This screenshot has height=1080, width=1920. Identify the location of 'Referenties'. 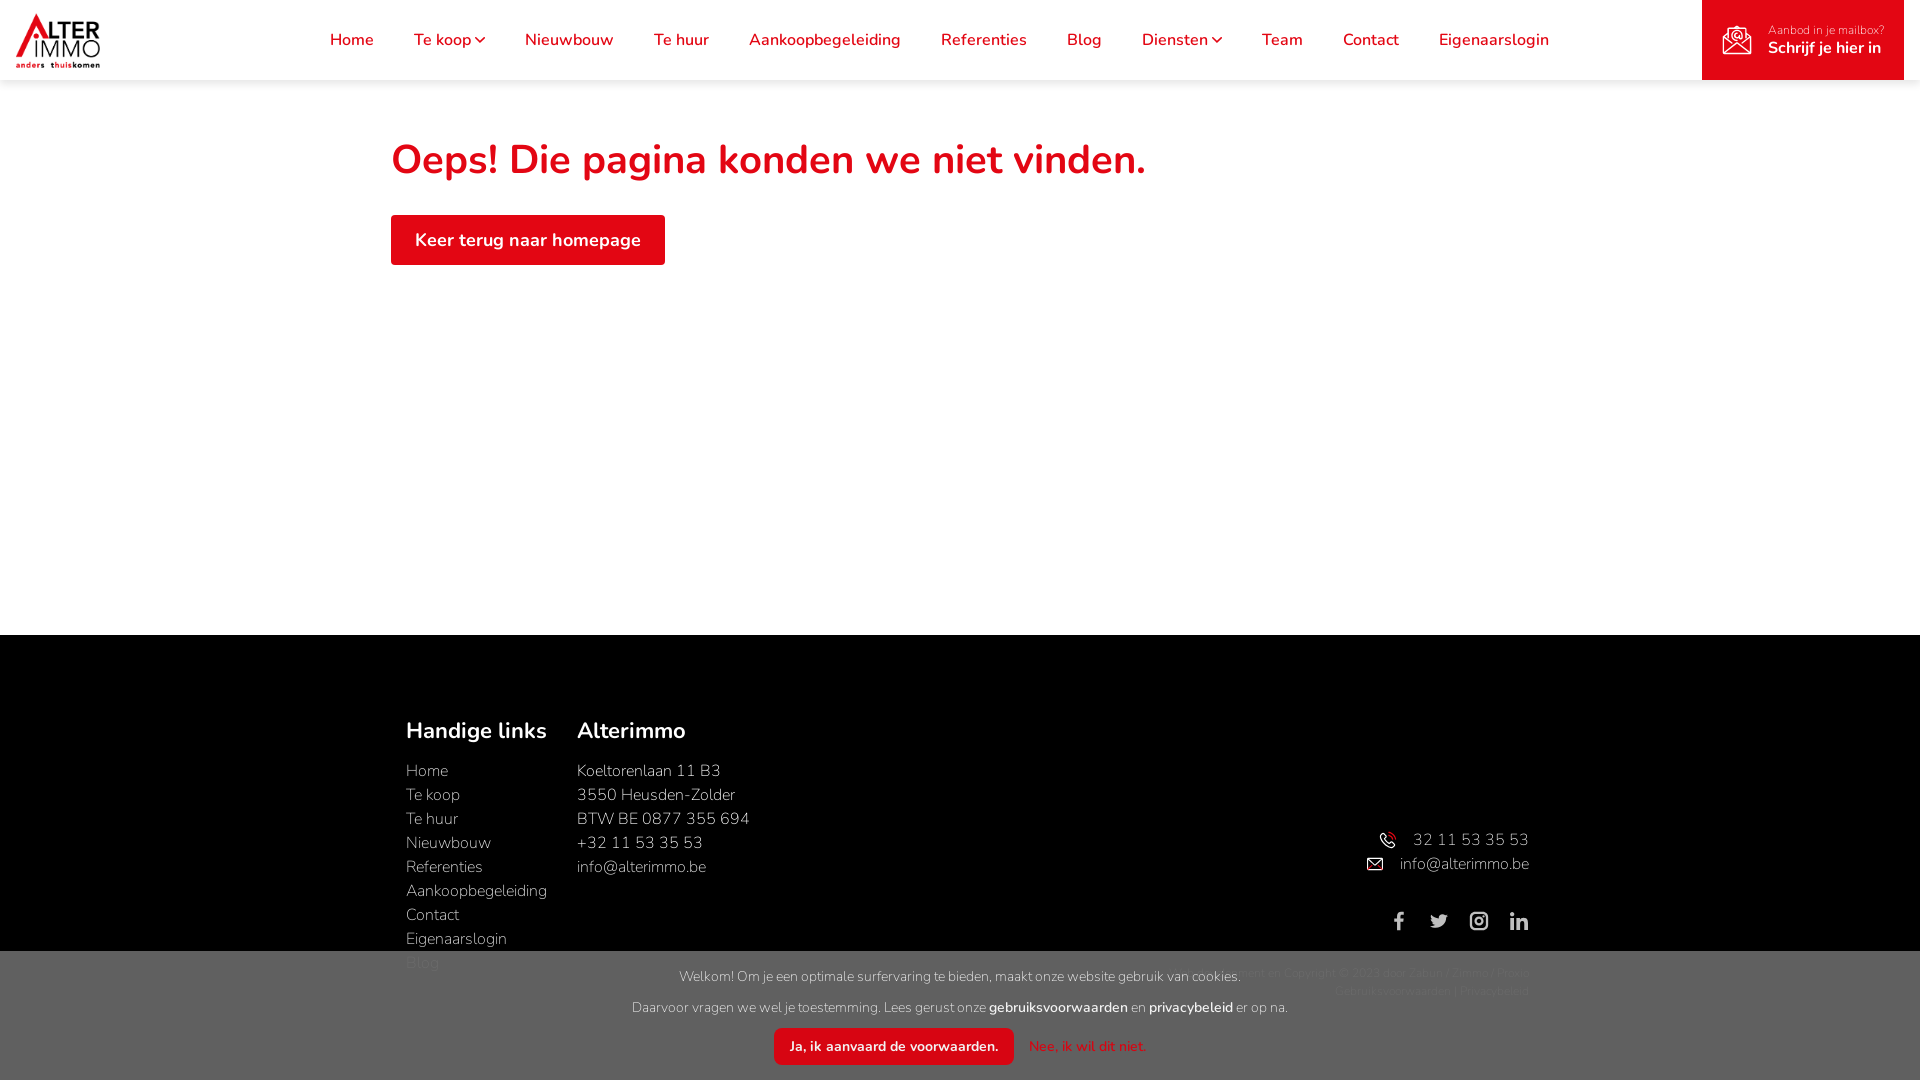
(405, 866).